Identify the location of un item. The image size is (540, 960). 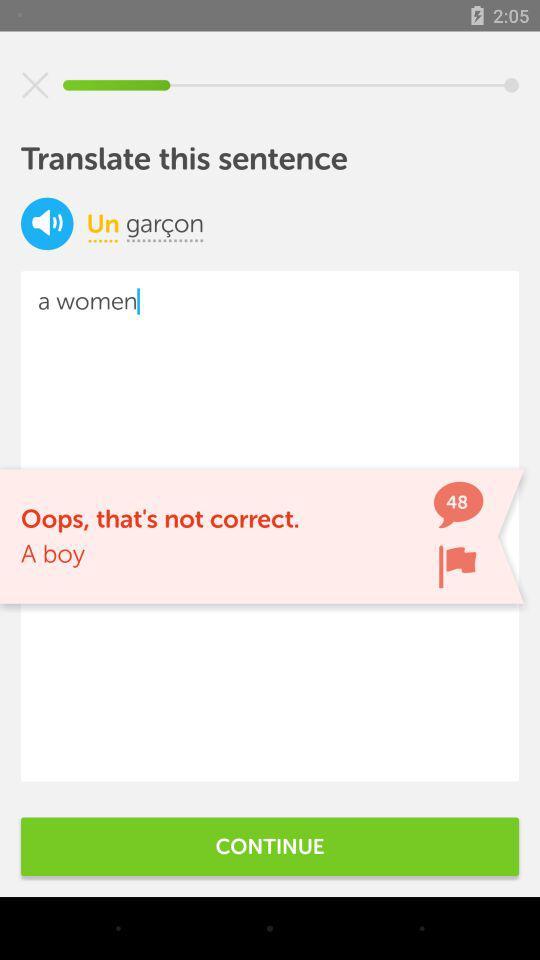
(103, 223).